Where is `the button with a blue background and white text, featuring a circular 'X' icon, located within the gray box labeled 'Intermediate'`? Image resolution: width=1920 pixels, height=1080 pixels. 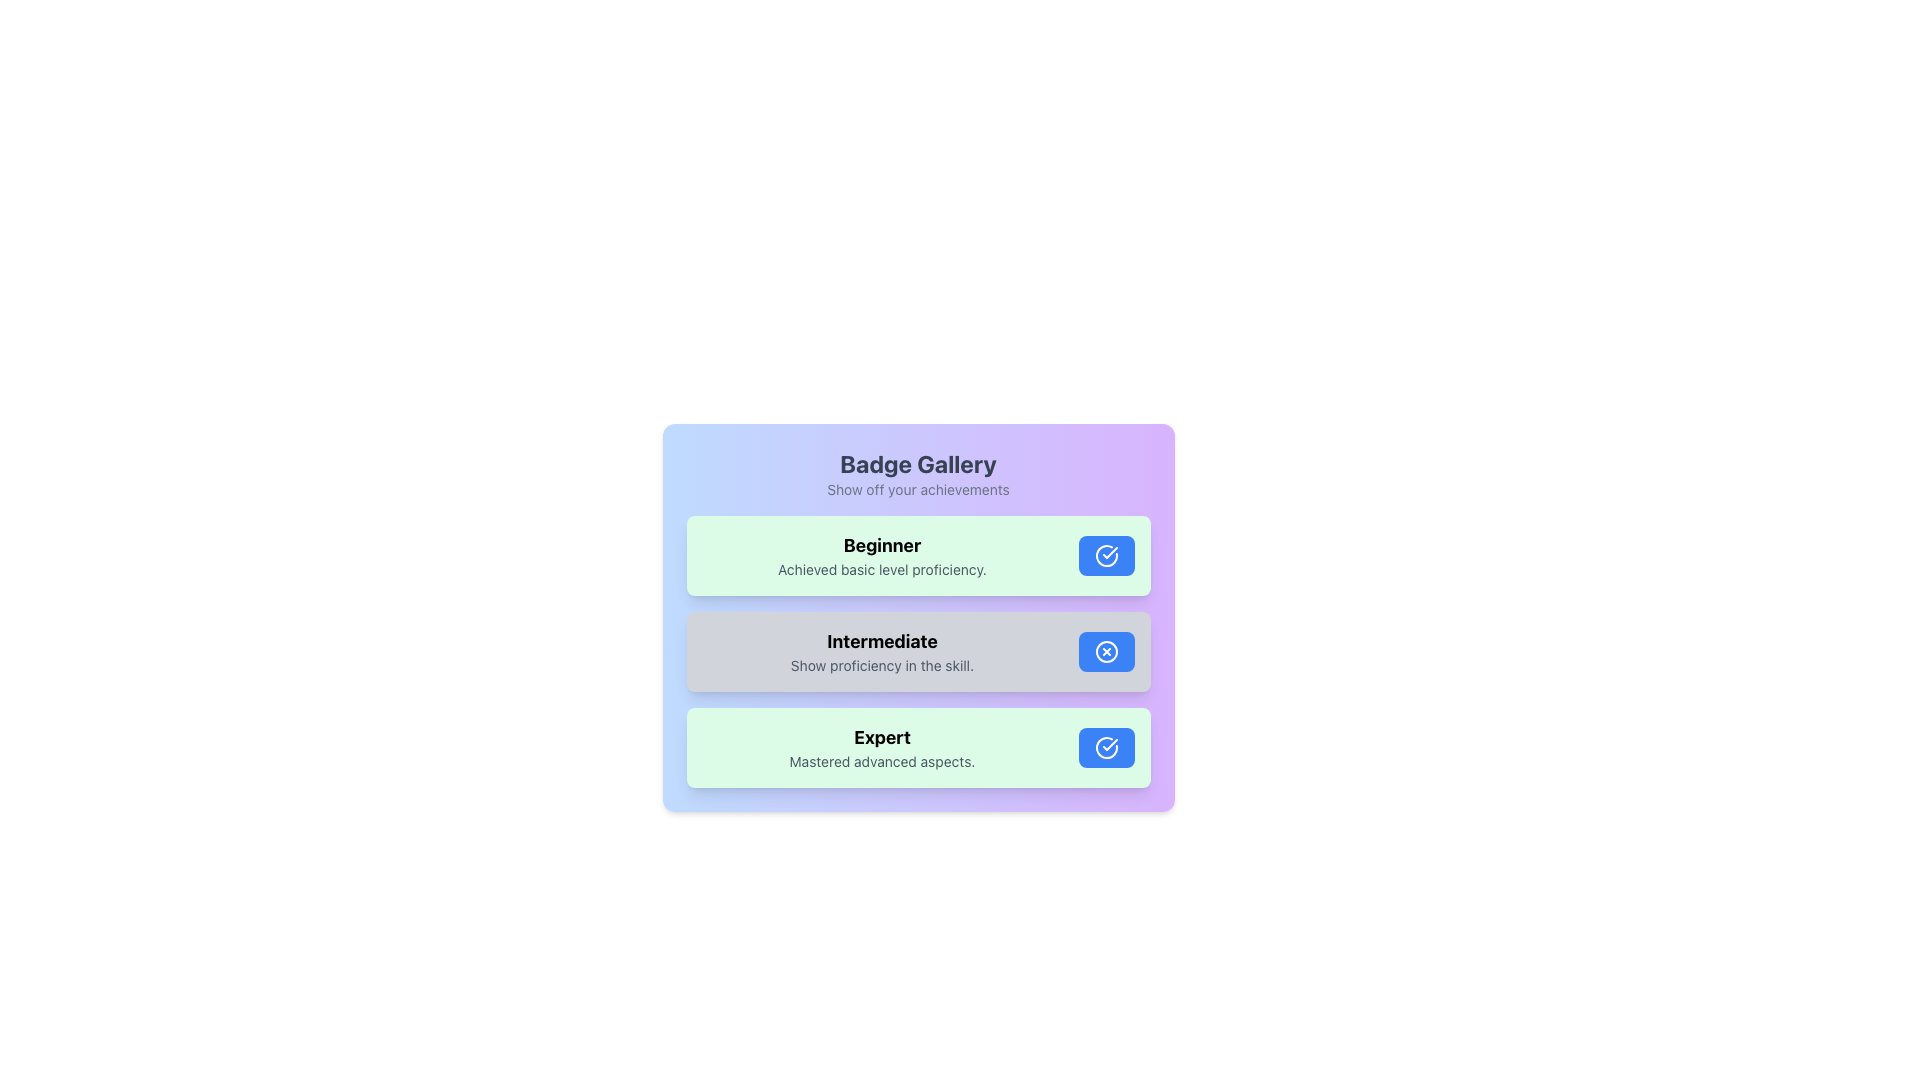
the button with a blue background and white text, featuring a circular 'X' icon, located within the gray box labeled 'Intermediate' is located at coordinates (1105, 651).